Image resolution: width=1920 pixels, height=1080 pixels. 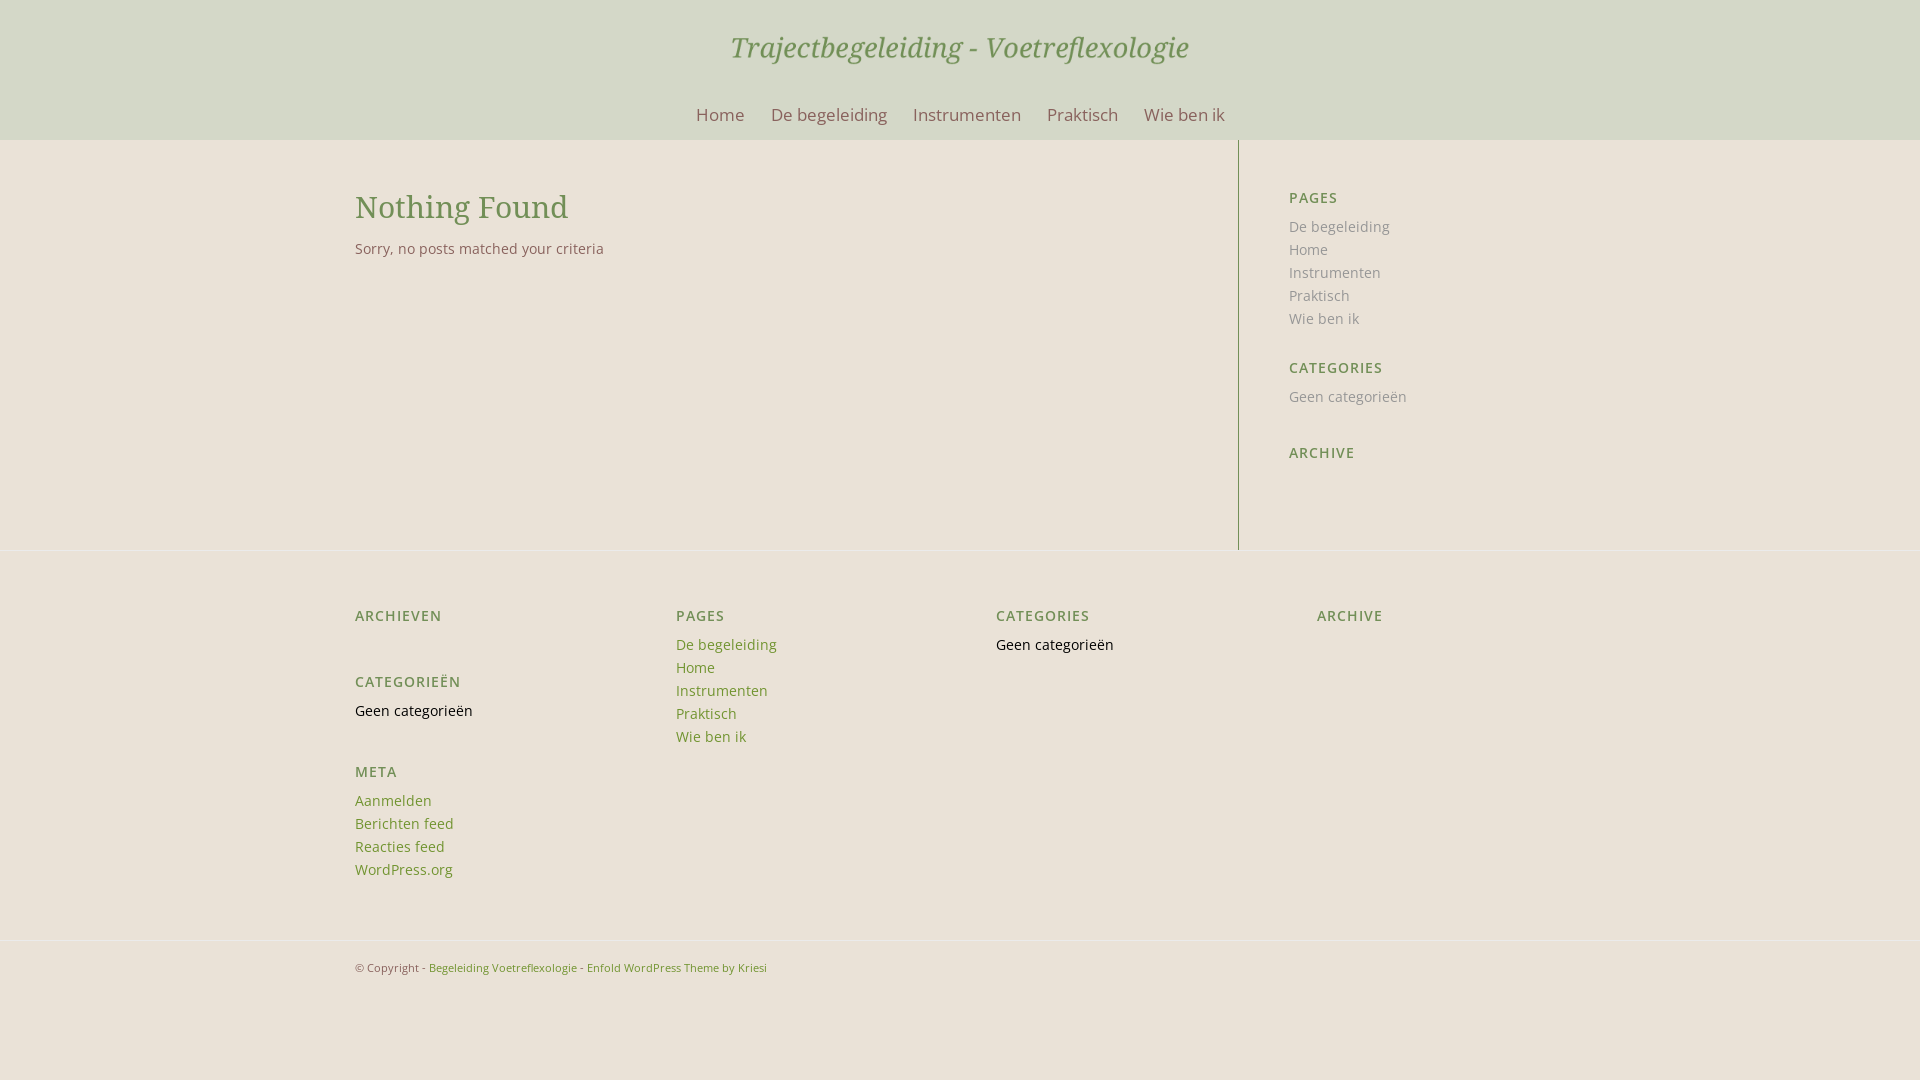 What do you see at coordinates (403, 823) in the screenshot?
I see `'Berichten feed'` at bounding box center [403, 823].